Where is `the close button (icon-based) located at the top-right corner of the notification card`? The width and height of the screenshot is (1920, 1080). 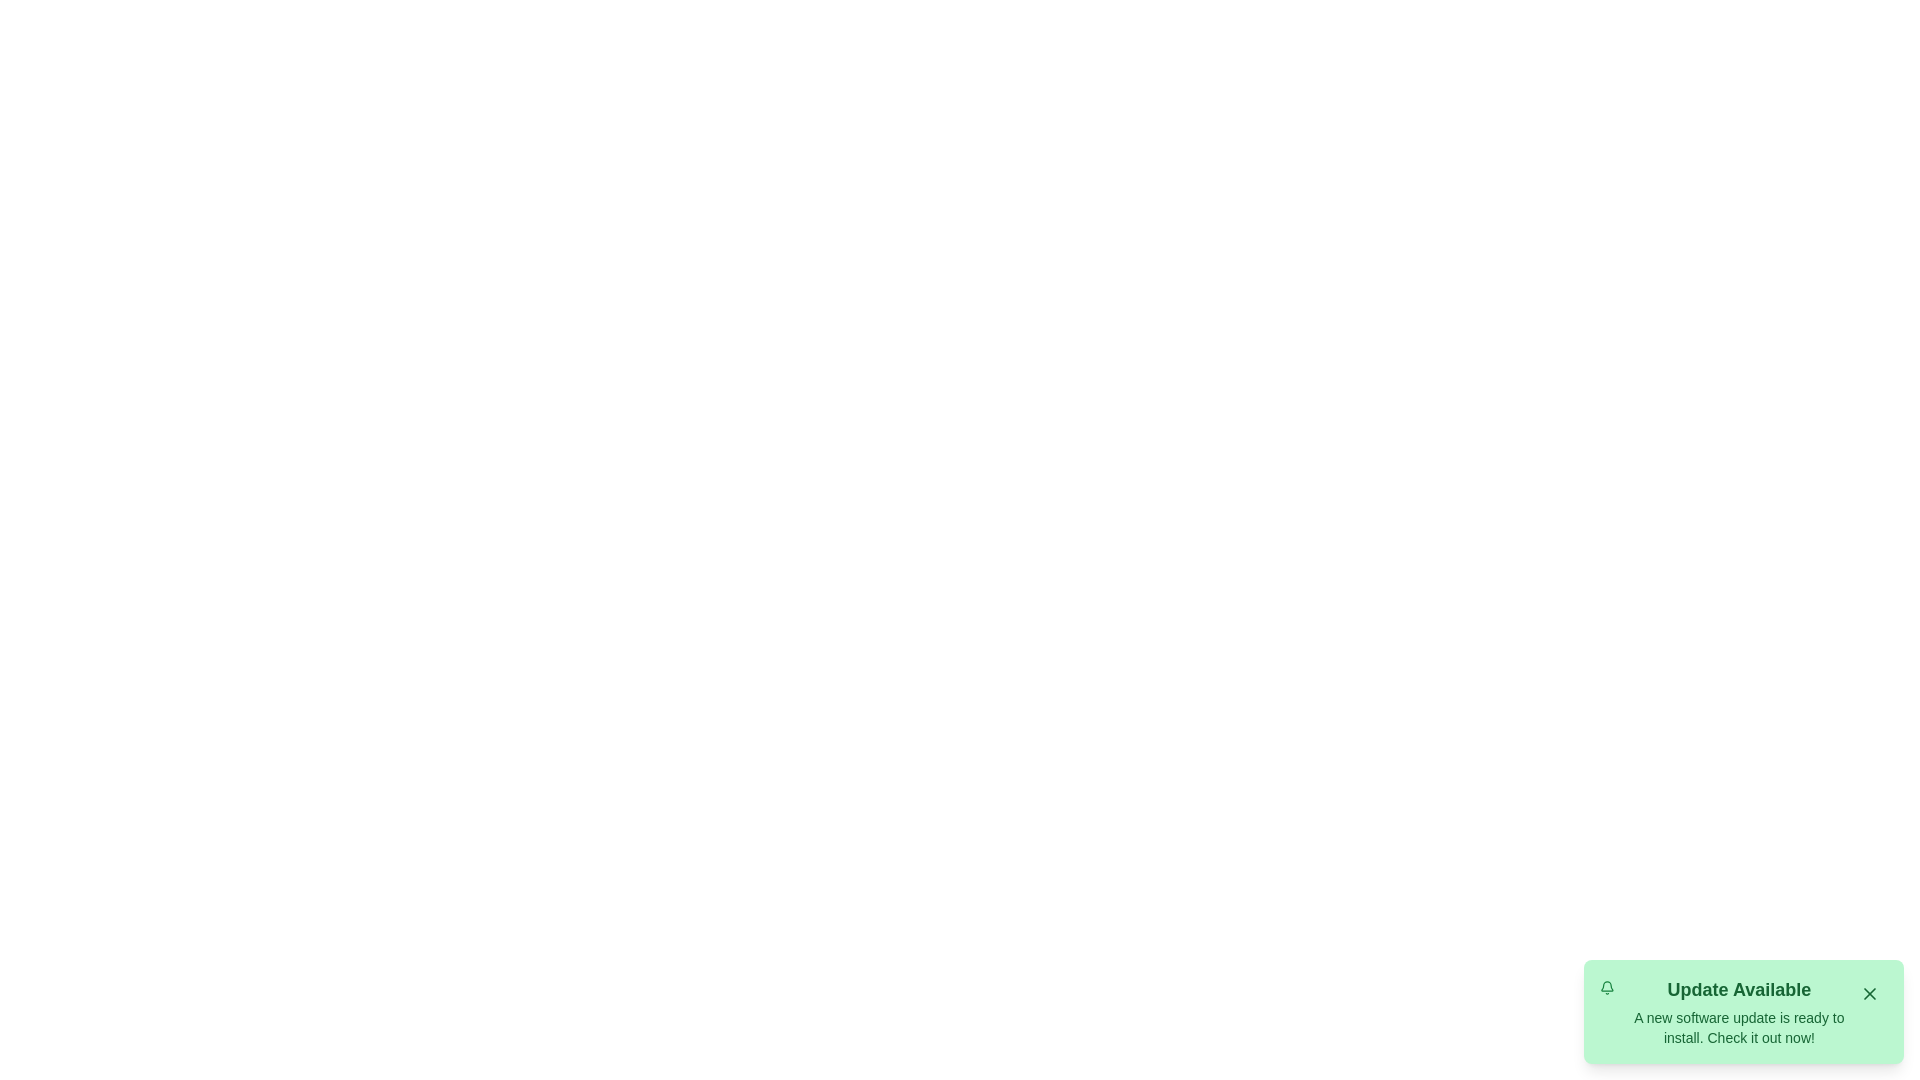
the close button (icon-based) located at the top-right corner of the notification card is located at coordinates (1869, 994).